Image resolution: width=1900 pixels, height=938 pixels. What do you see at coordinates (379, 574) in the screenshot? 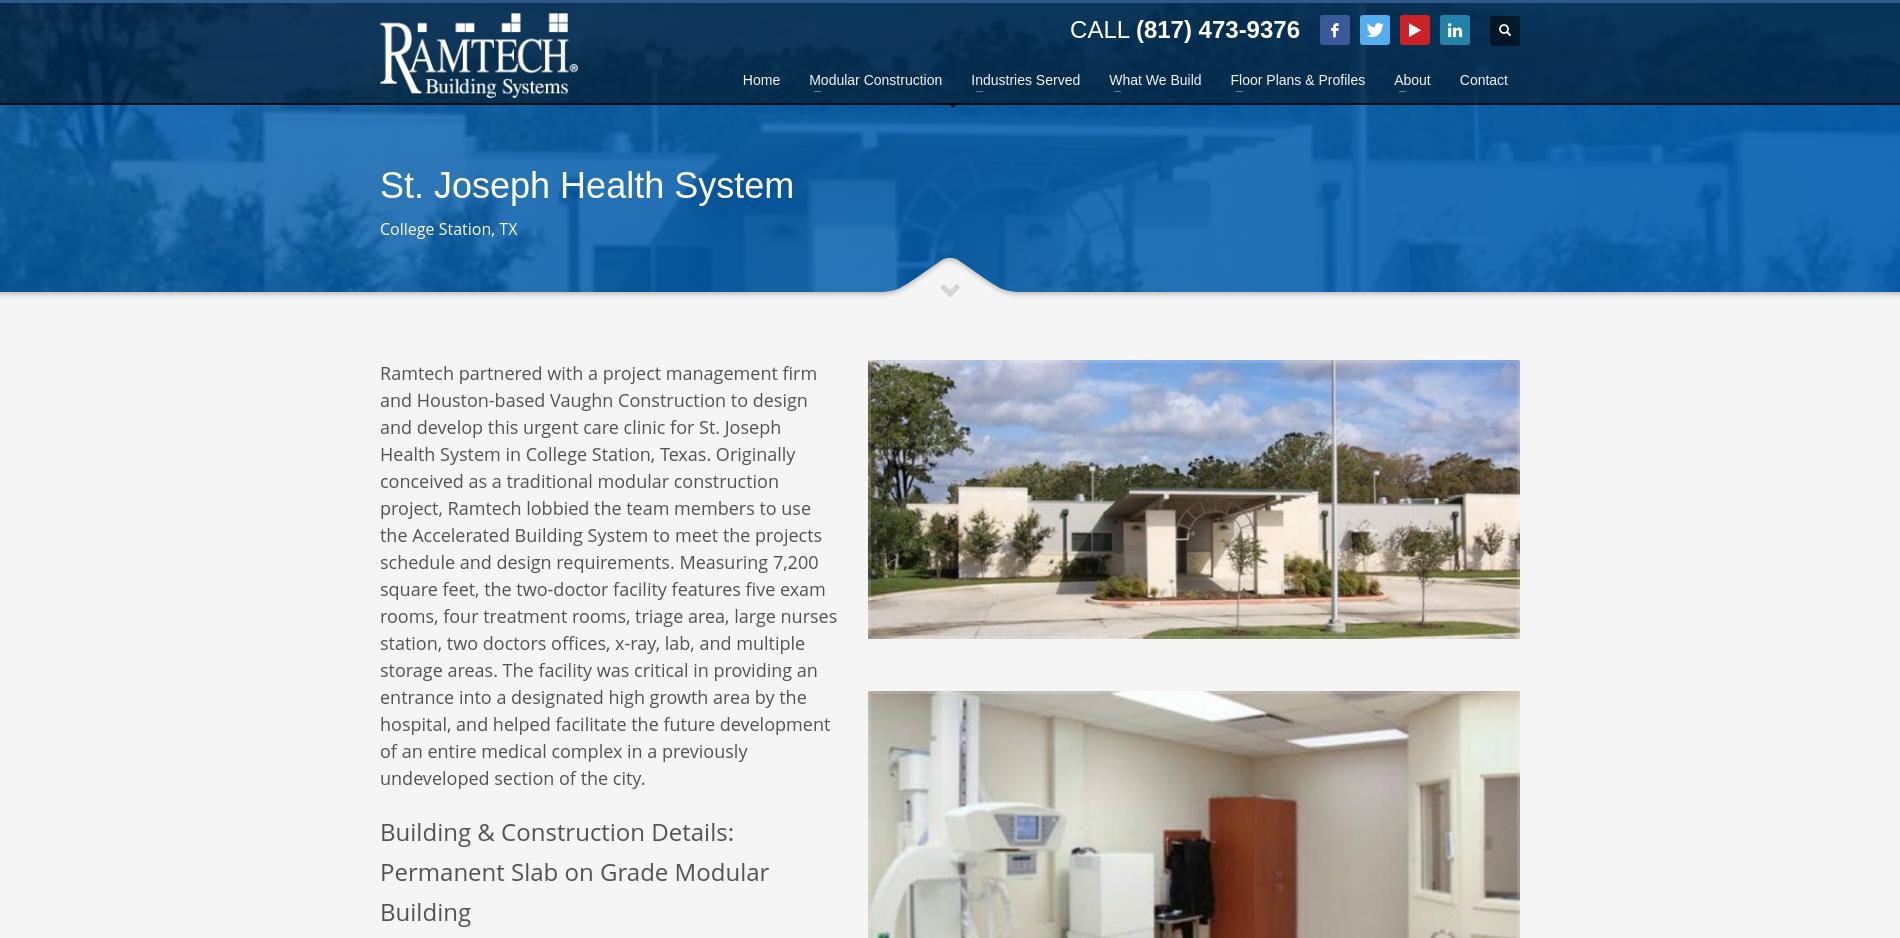
I see `'Ramtech partnered with a project management firm and Houston-based Vaughn Construction to design and develop this urgent care clinic for St. Joseph Health System in College Station, Texas. Originally conceived as a traditional modular construction project, Ramtech lobbied the team members to use the Accelerated Building System to meet the projects schedule and design requirements. Measuring 7,200 square feet, the two-doctor facility features five exam rooms, four treatment rooms, triage area, large nurses station, two doctors offices, x-ray, lab, and multiple storage areas. The facility was critical in providing an entrance into a designated high growth area by the hospital, and helped facilitate the future development of an entire medical complex in a previously undeveloped section of the city.'` at bounding box center [379, 574].